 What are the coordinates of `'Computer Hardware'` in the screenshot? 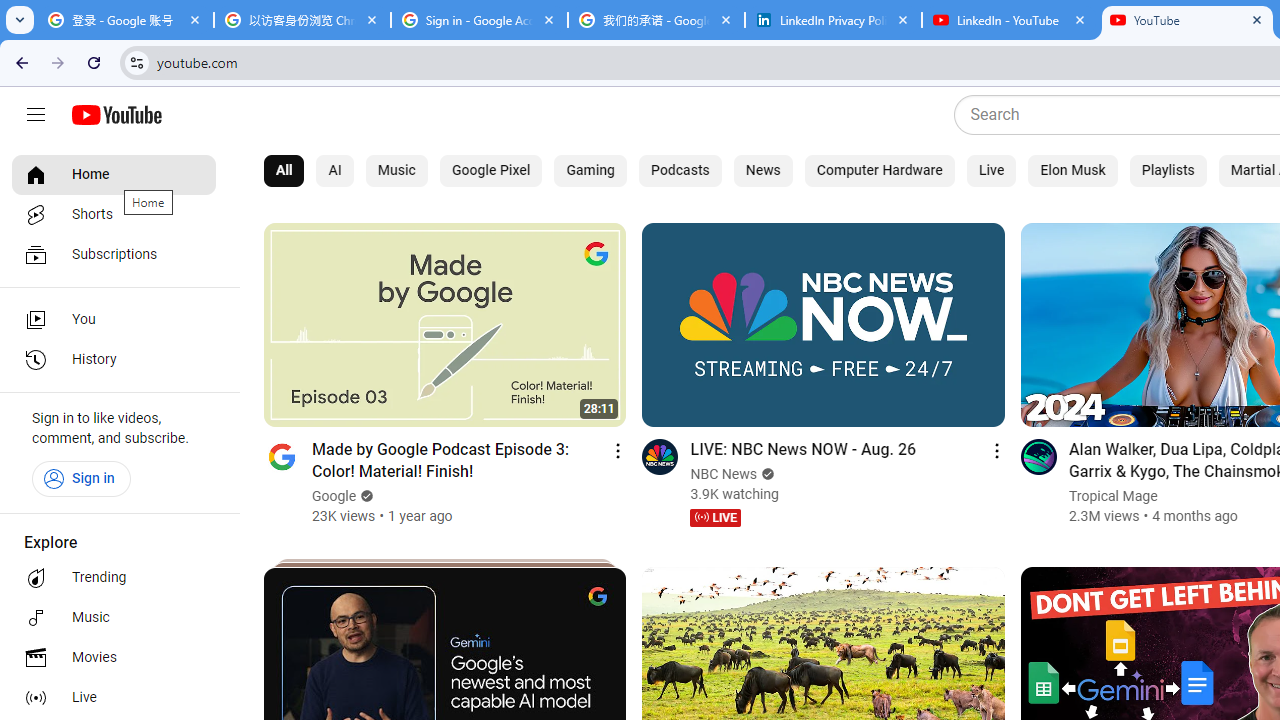 It's located at (879, 170).